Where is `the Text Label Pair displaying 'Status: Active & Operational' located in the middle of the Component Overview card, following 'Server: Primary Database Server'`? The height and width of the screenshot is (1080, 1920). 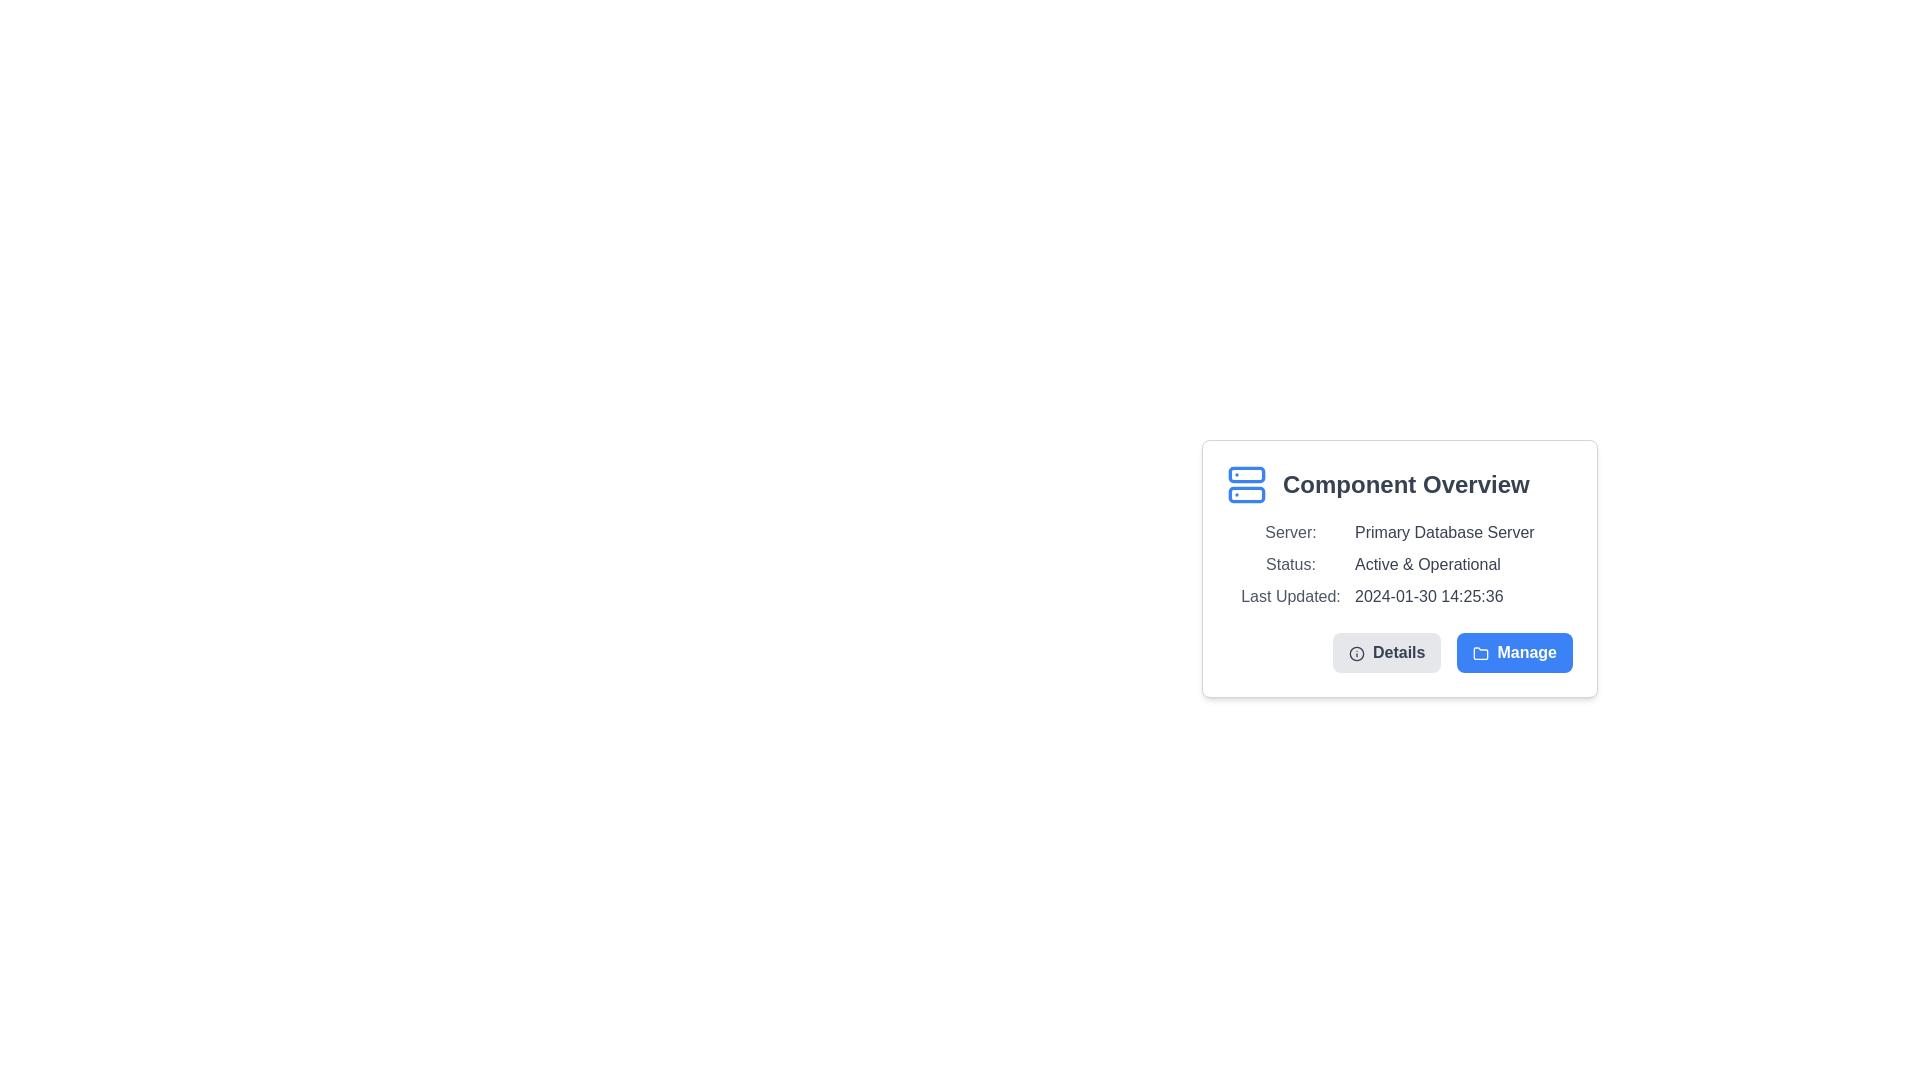
the Text Label Pair displaying 'Status: Active & Operational' located in the middle of the Component Overview card, following 'Server: Primary Database Server' is located at coordinates (1399, 564).